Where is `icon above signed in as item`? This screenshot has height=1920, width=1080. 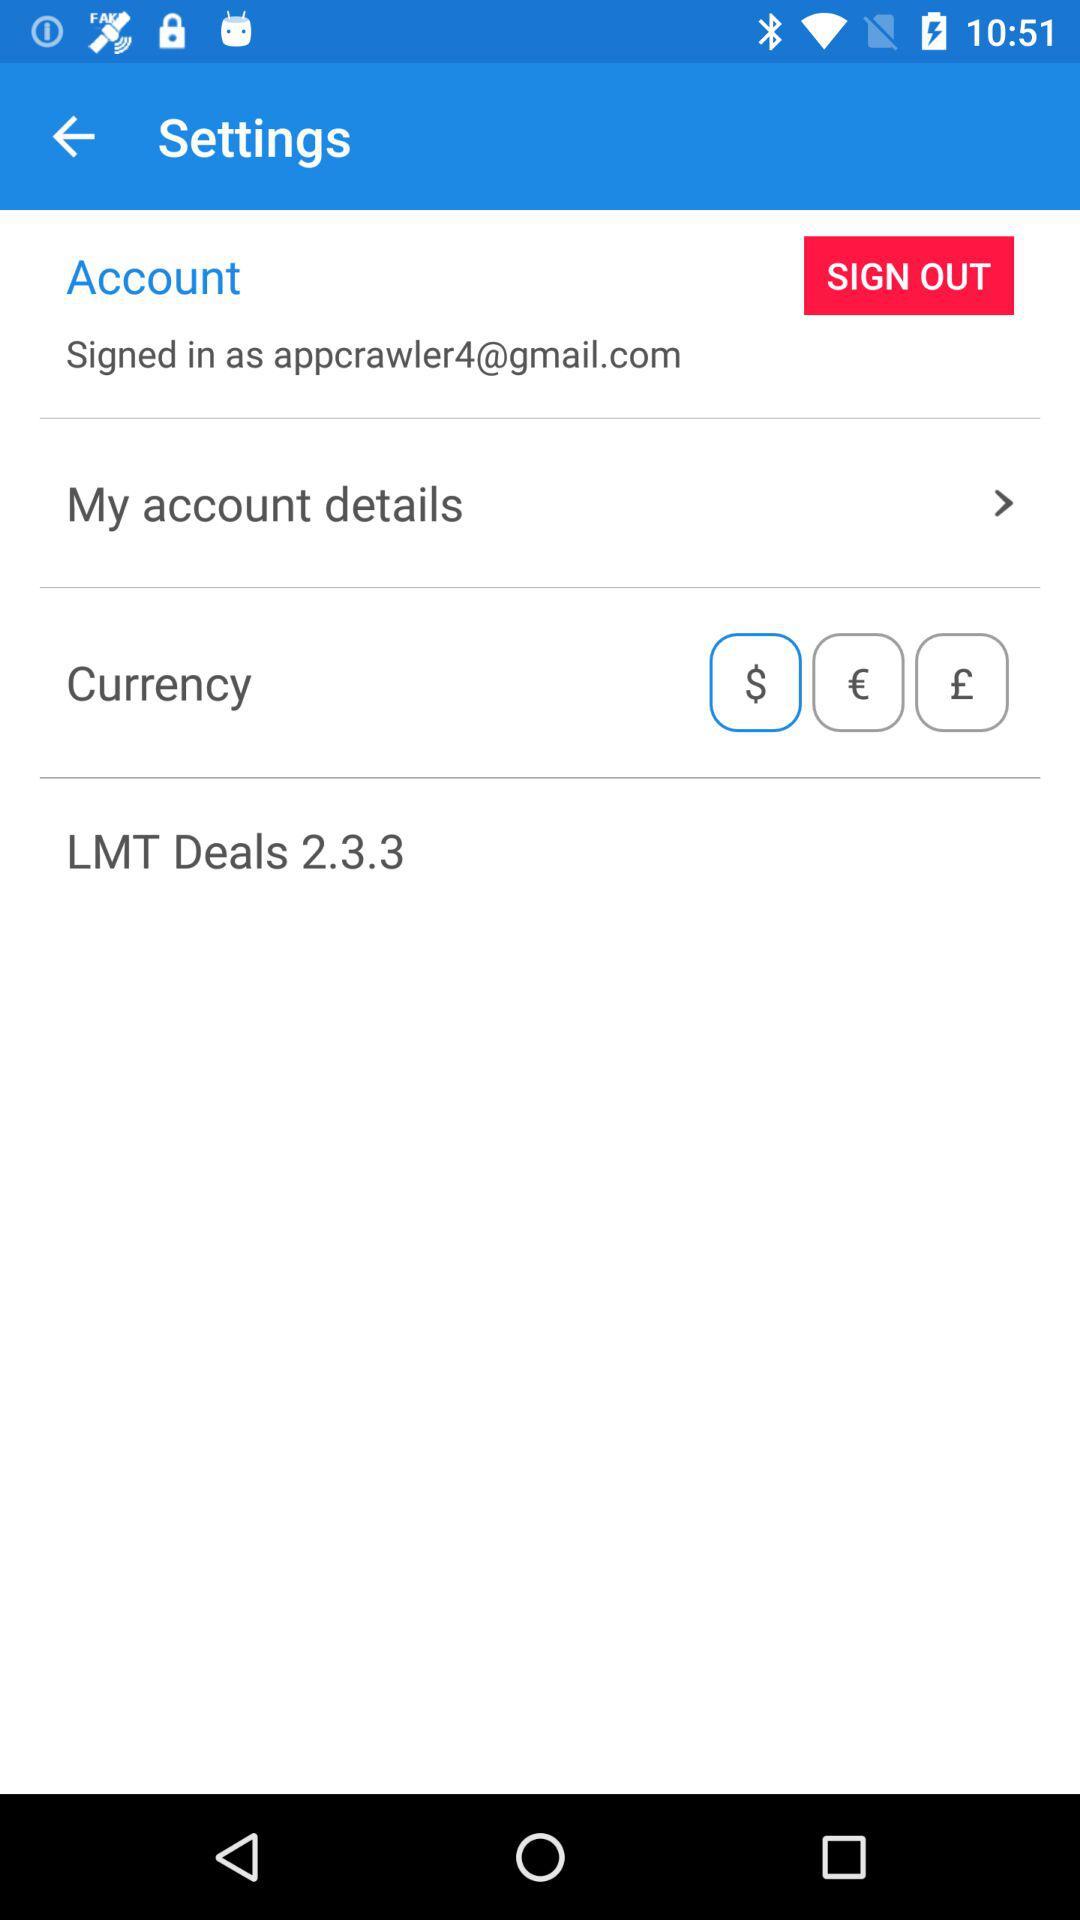 icon above signed in as item is located at coordinates (909, 274).